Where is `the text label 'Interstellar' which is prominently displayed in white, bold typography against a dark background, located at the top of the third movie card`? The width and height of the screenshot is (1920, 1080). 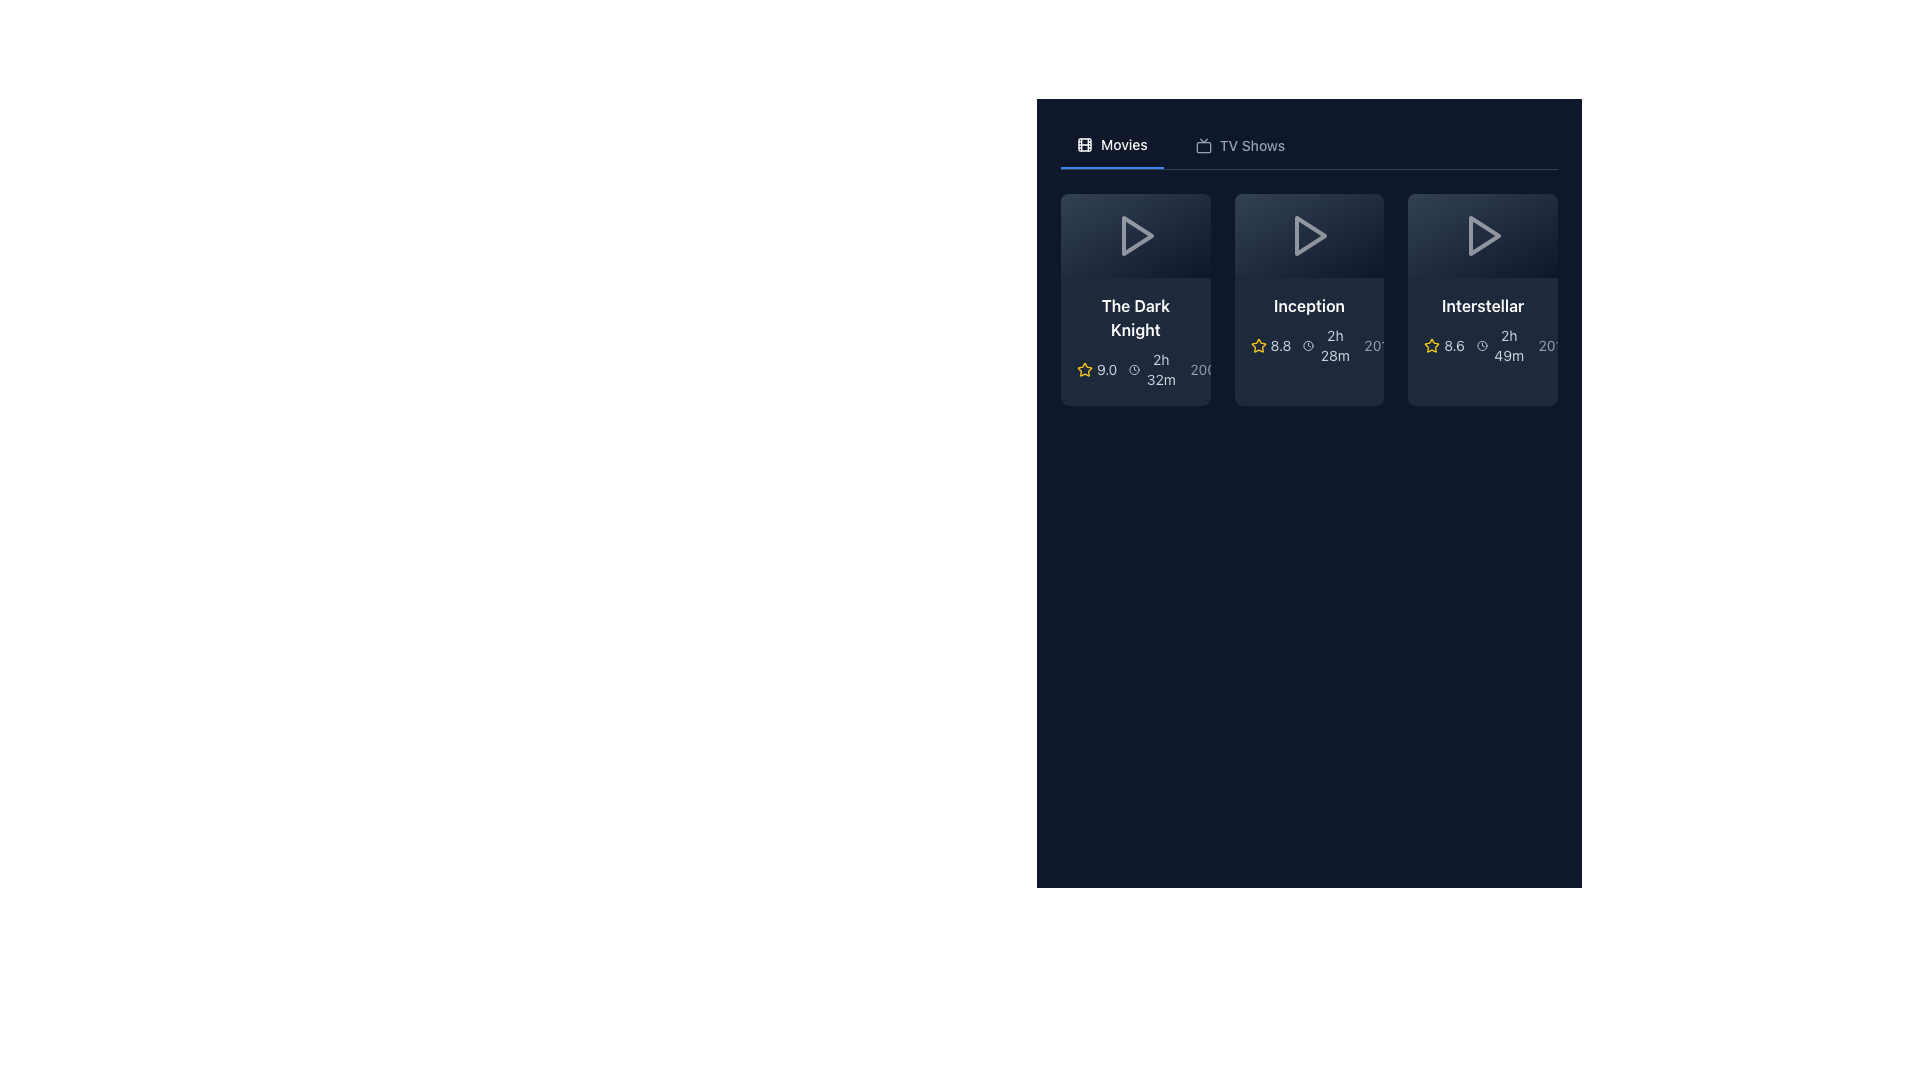 the text label 'Interstellar' which is prominently displayed in white, bold typography against a dark background, located at the top of the third movie card is located at coordinates (1483, 306).